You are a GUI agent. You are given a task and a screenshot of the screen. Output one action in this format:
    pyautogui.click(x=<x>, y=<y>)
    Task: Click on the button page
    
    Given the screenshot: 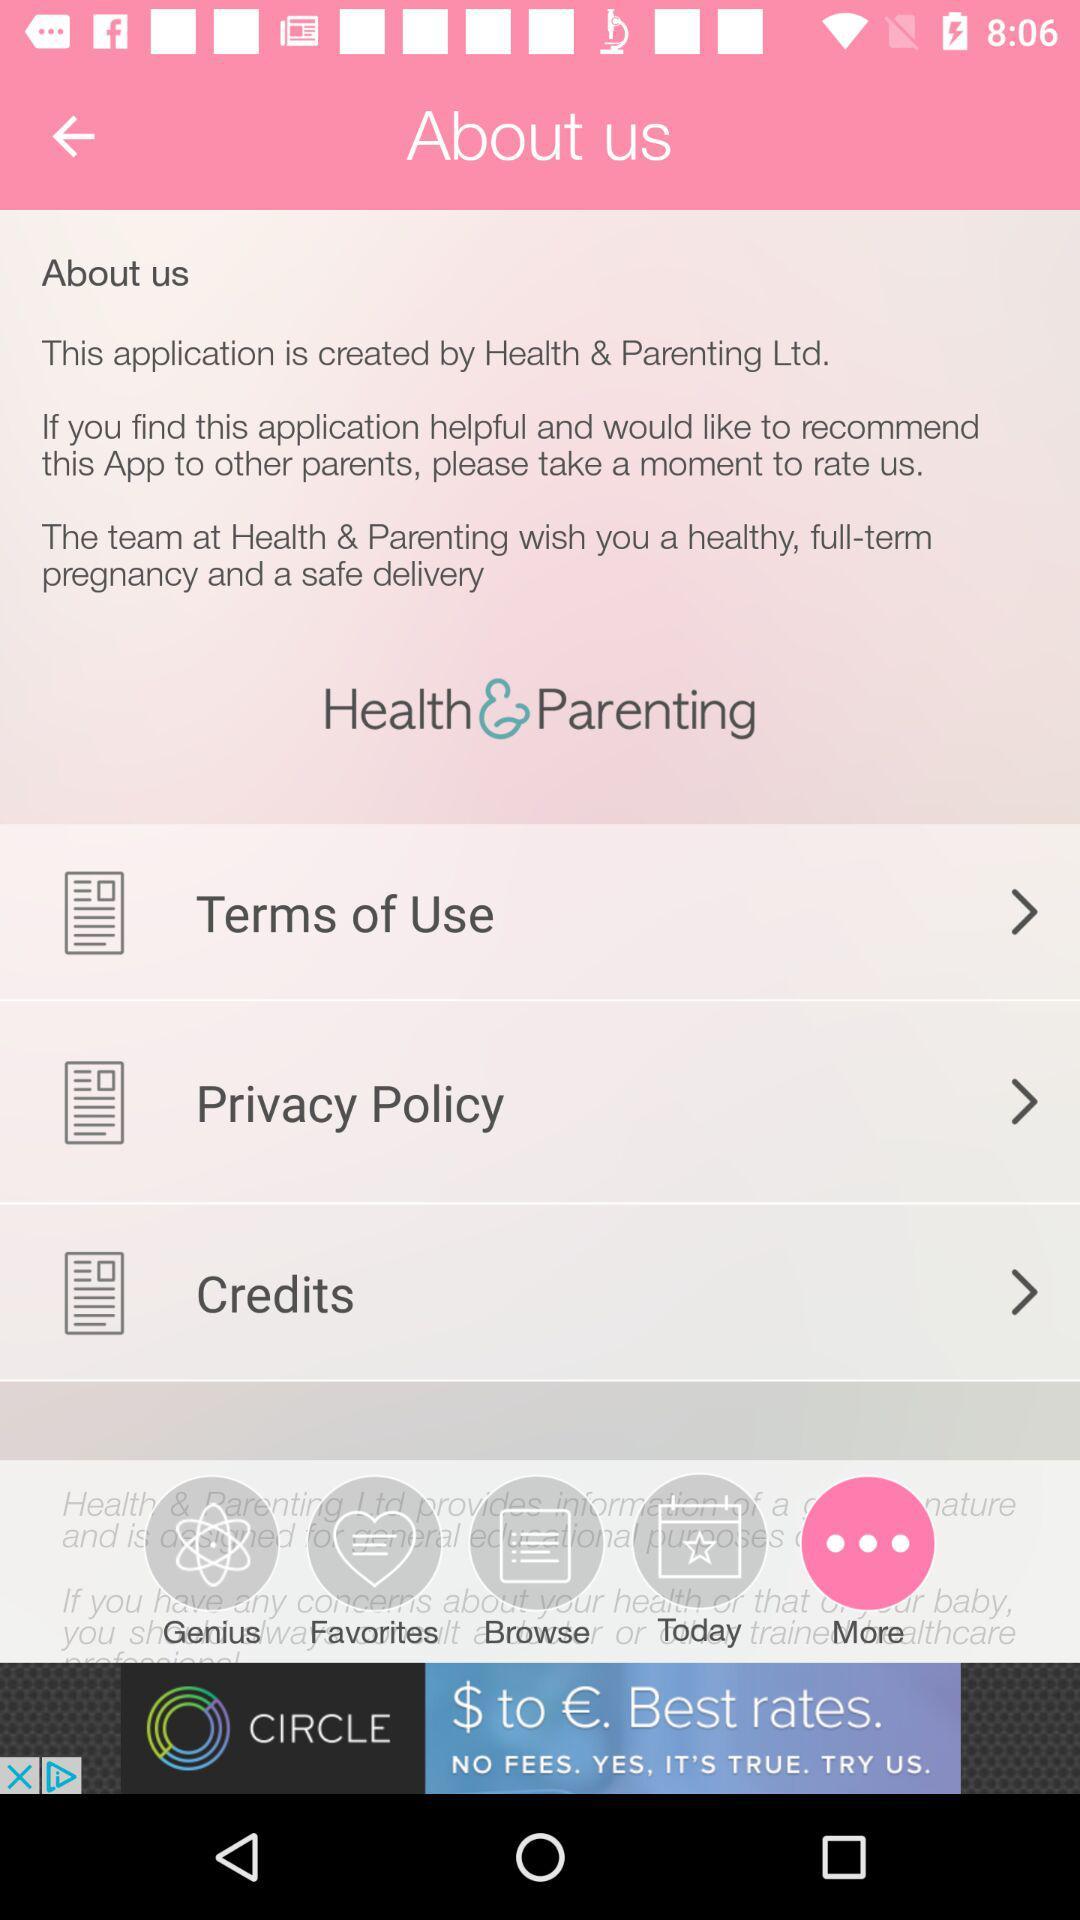 What is the action you would take?
    pyautogui.click(x=540, y=1534)
    